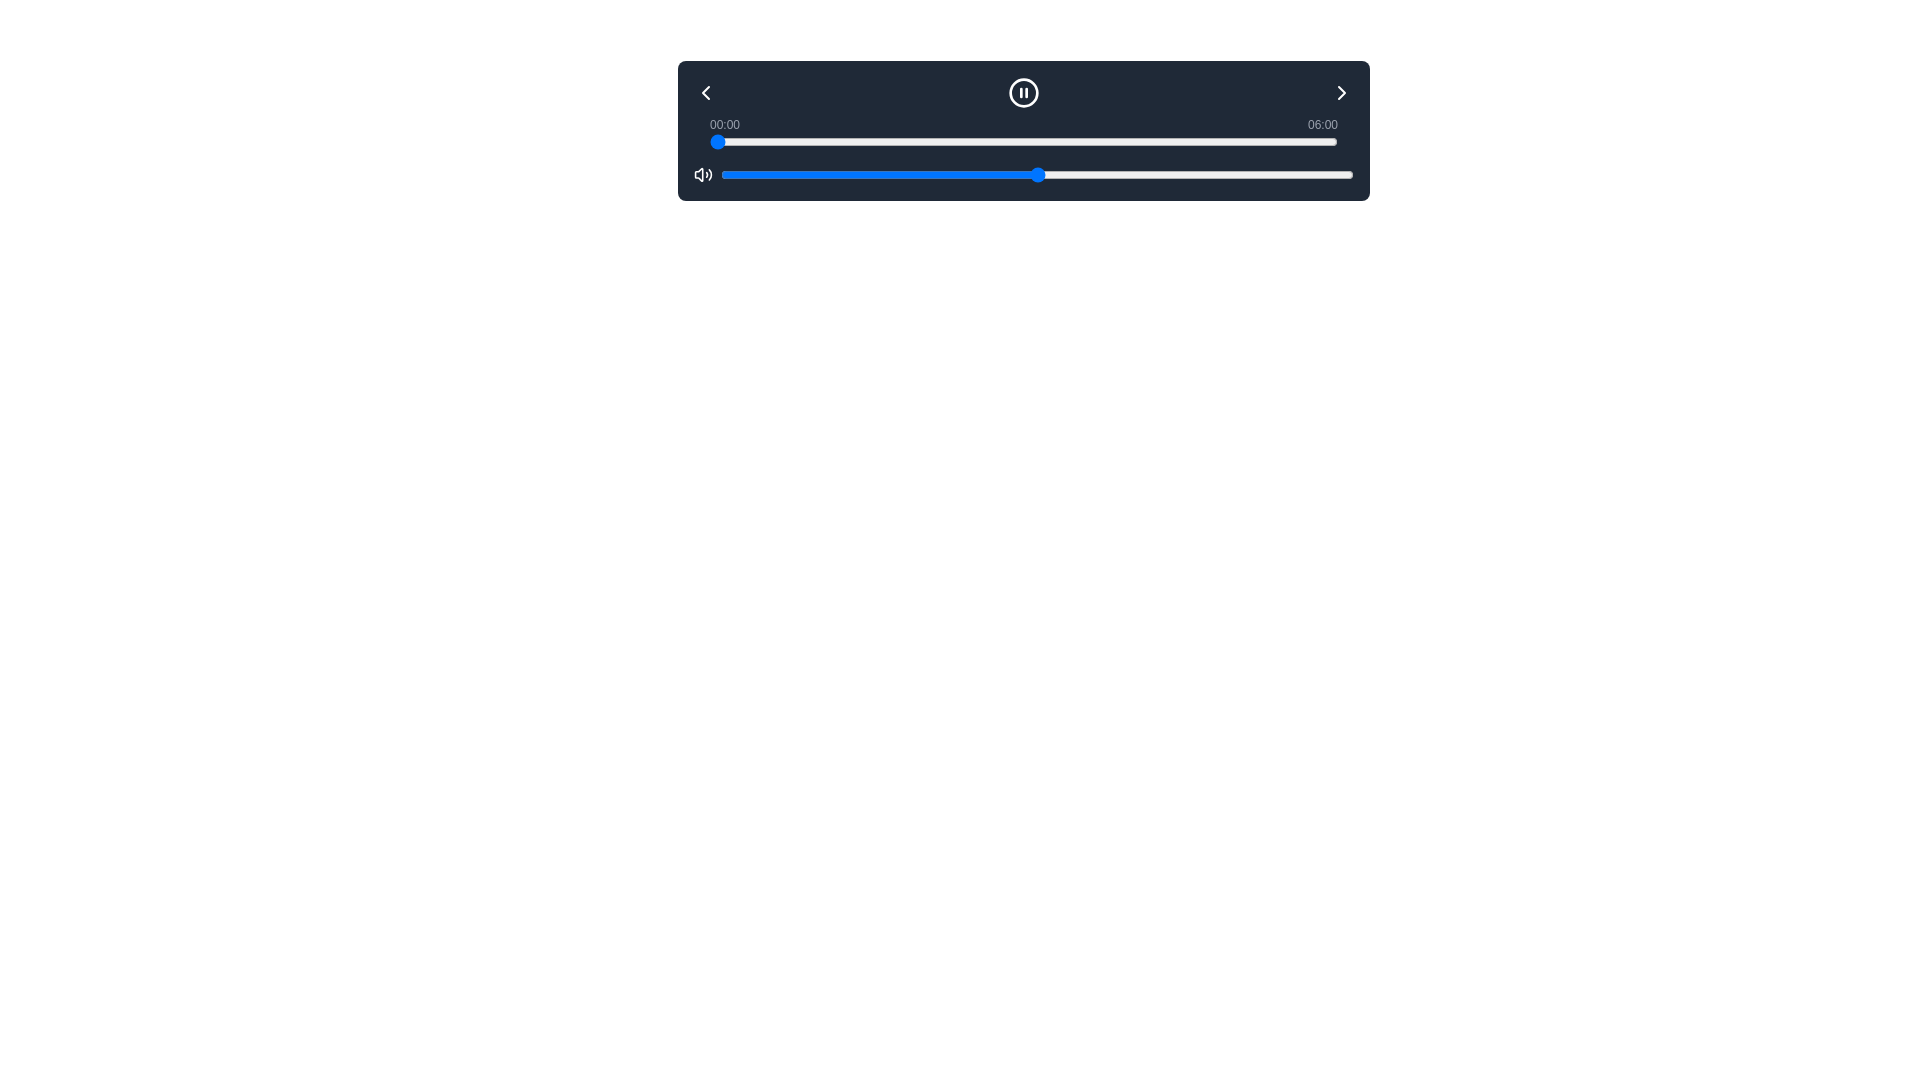 The height and width of the screenshot is (1080, 1920). What do you see at coordinates (1180, 141) in the screenshot?
I see `the slider` at bounding box center [1180, 141].